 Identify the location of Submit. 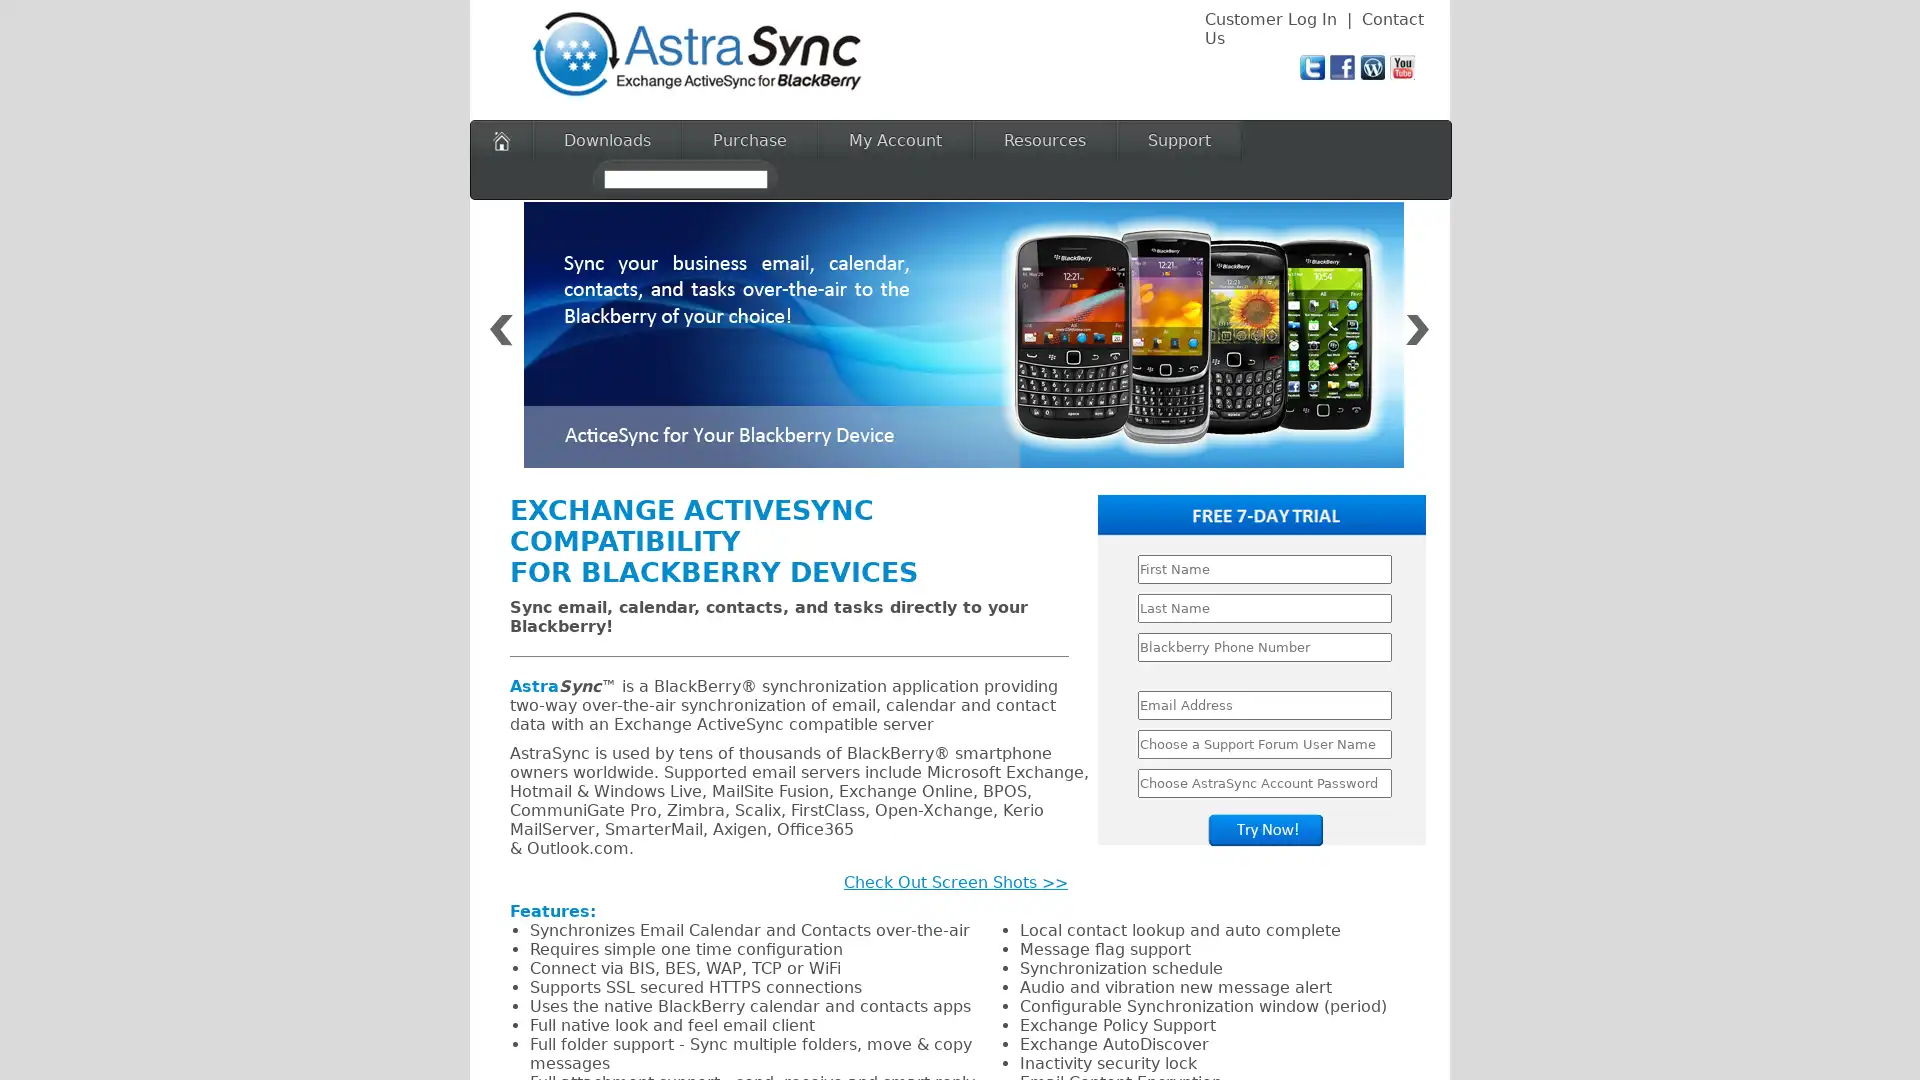
(1264, 830).